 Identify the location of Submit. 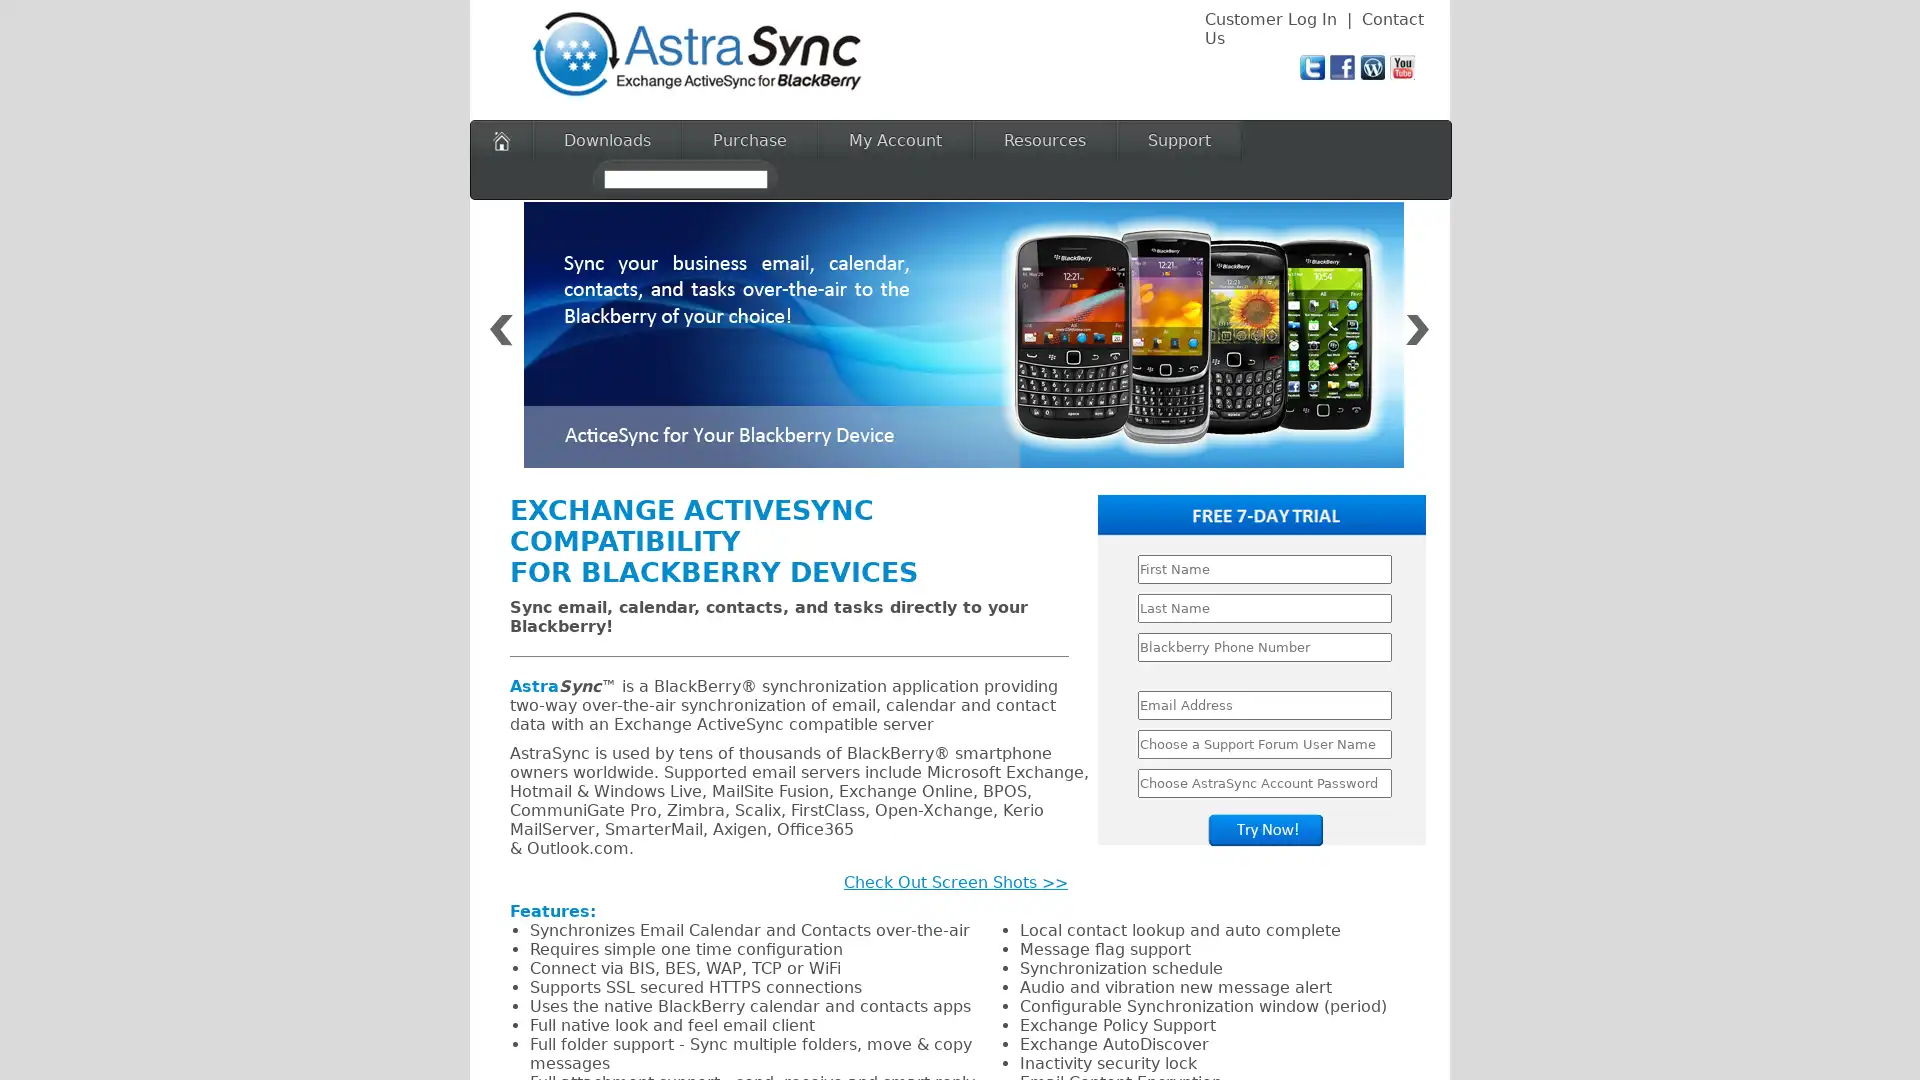
(1264, 830).